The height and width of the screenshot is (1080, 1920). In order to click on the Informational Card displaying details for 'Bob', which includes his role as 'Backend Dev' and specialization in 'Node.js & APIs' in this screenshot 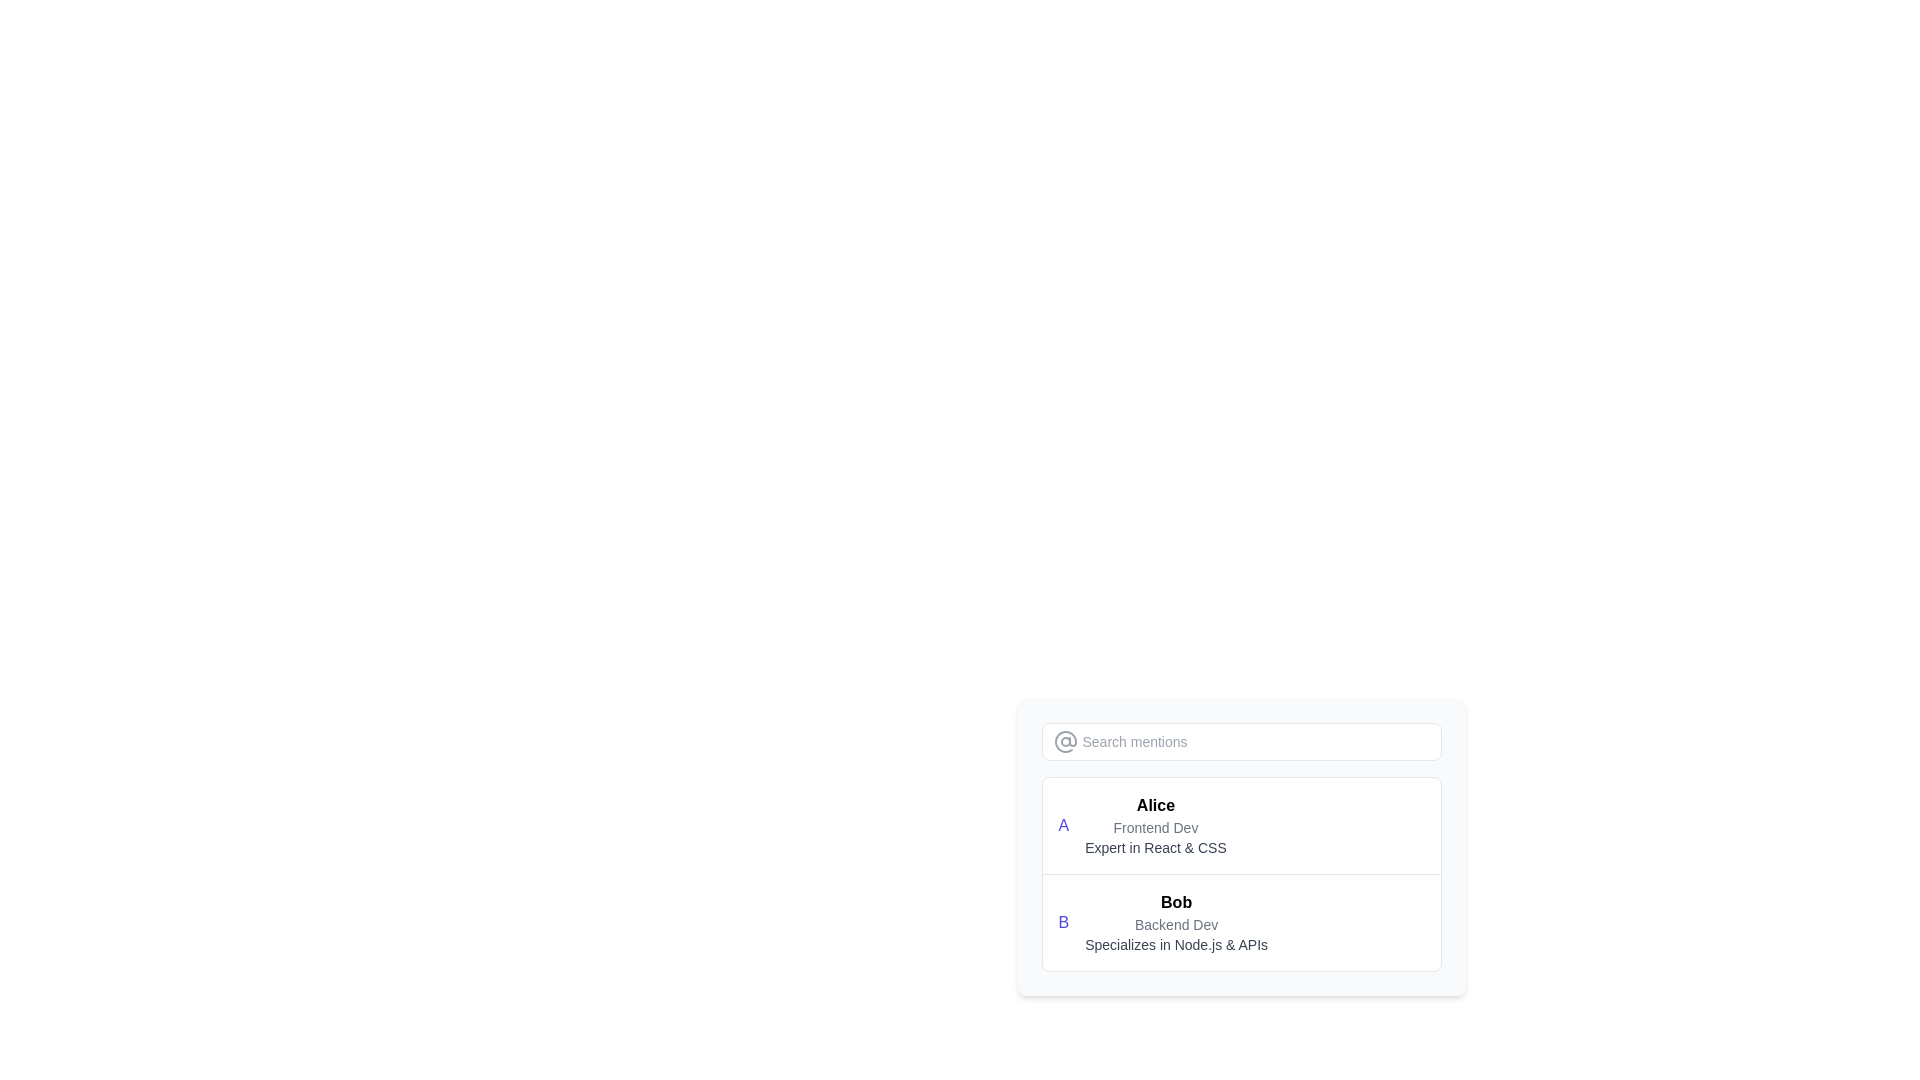, I will do `click(1176, 922)`.